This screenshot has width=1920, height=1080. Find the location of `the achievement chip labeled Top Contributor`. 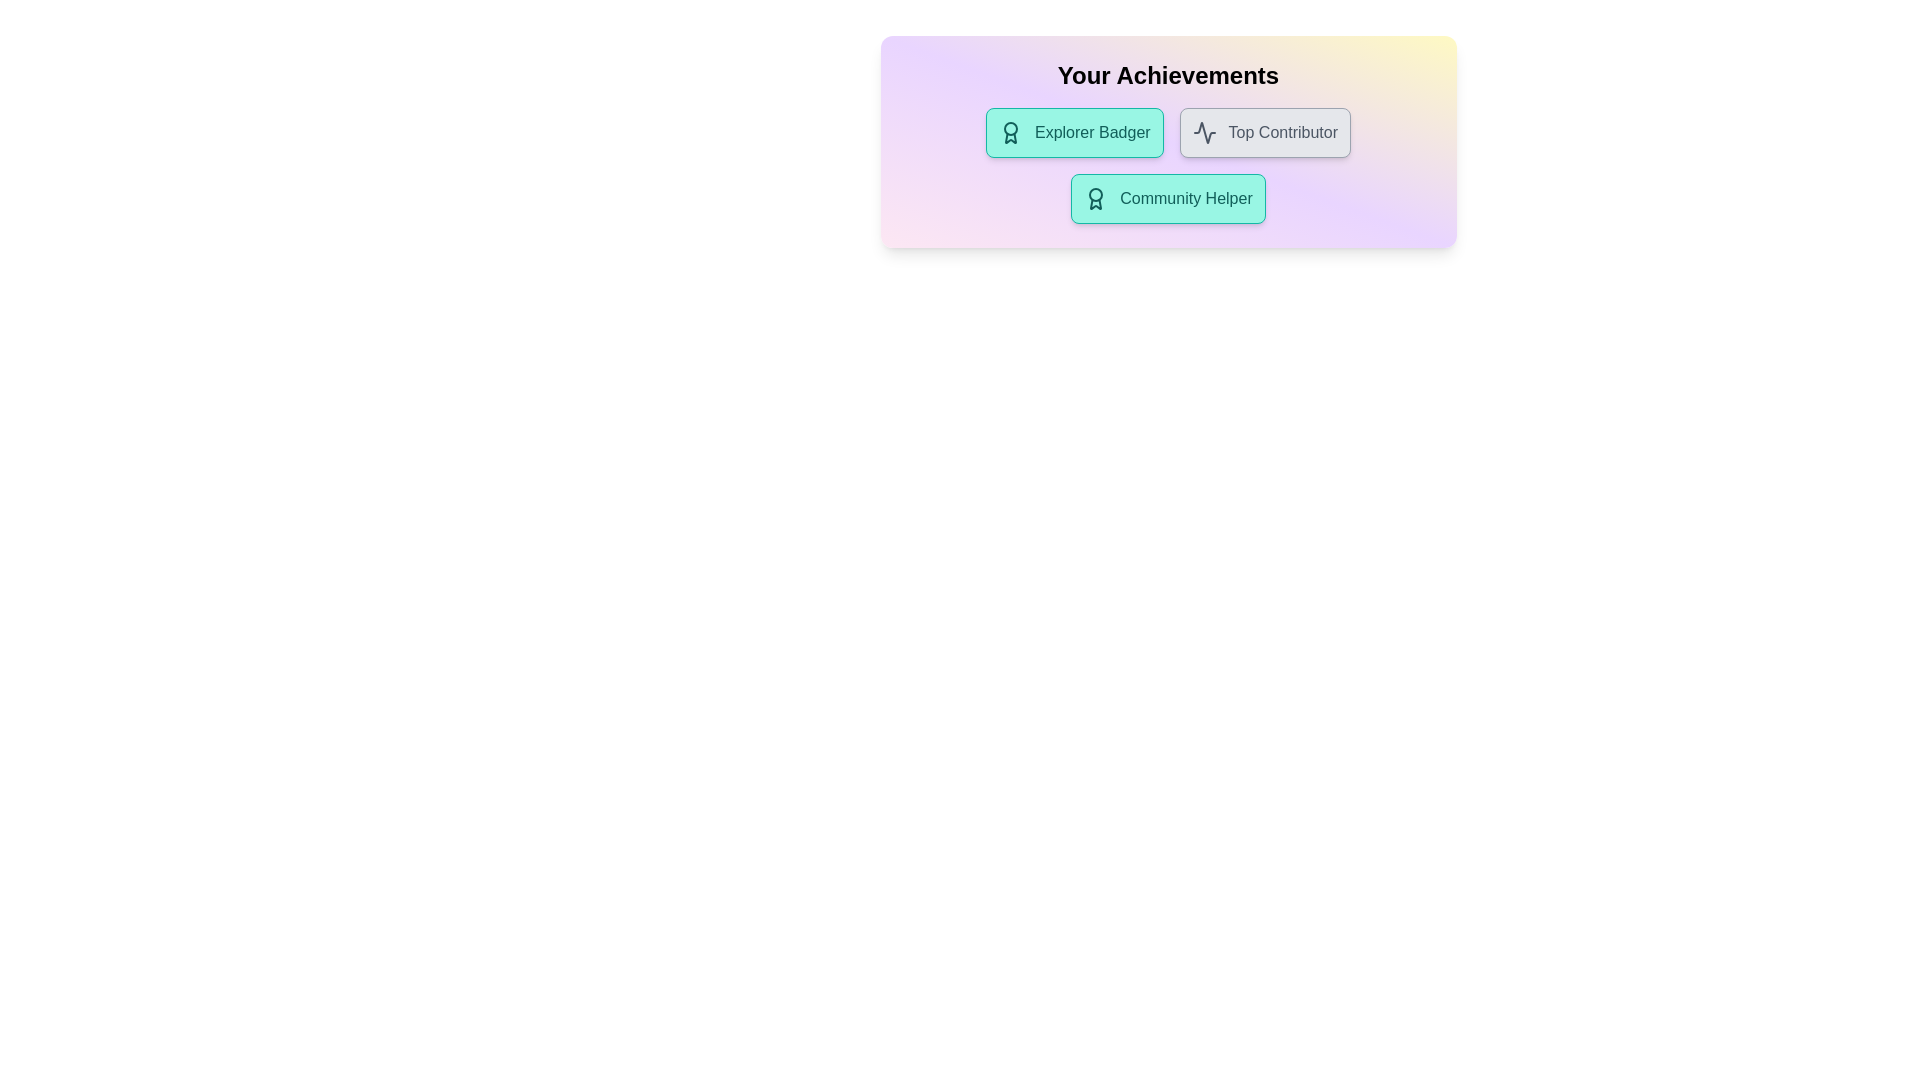

the achievement chip labeled Top Contributor is located at coordinates (1264, 132).